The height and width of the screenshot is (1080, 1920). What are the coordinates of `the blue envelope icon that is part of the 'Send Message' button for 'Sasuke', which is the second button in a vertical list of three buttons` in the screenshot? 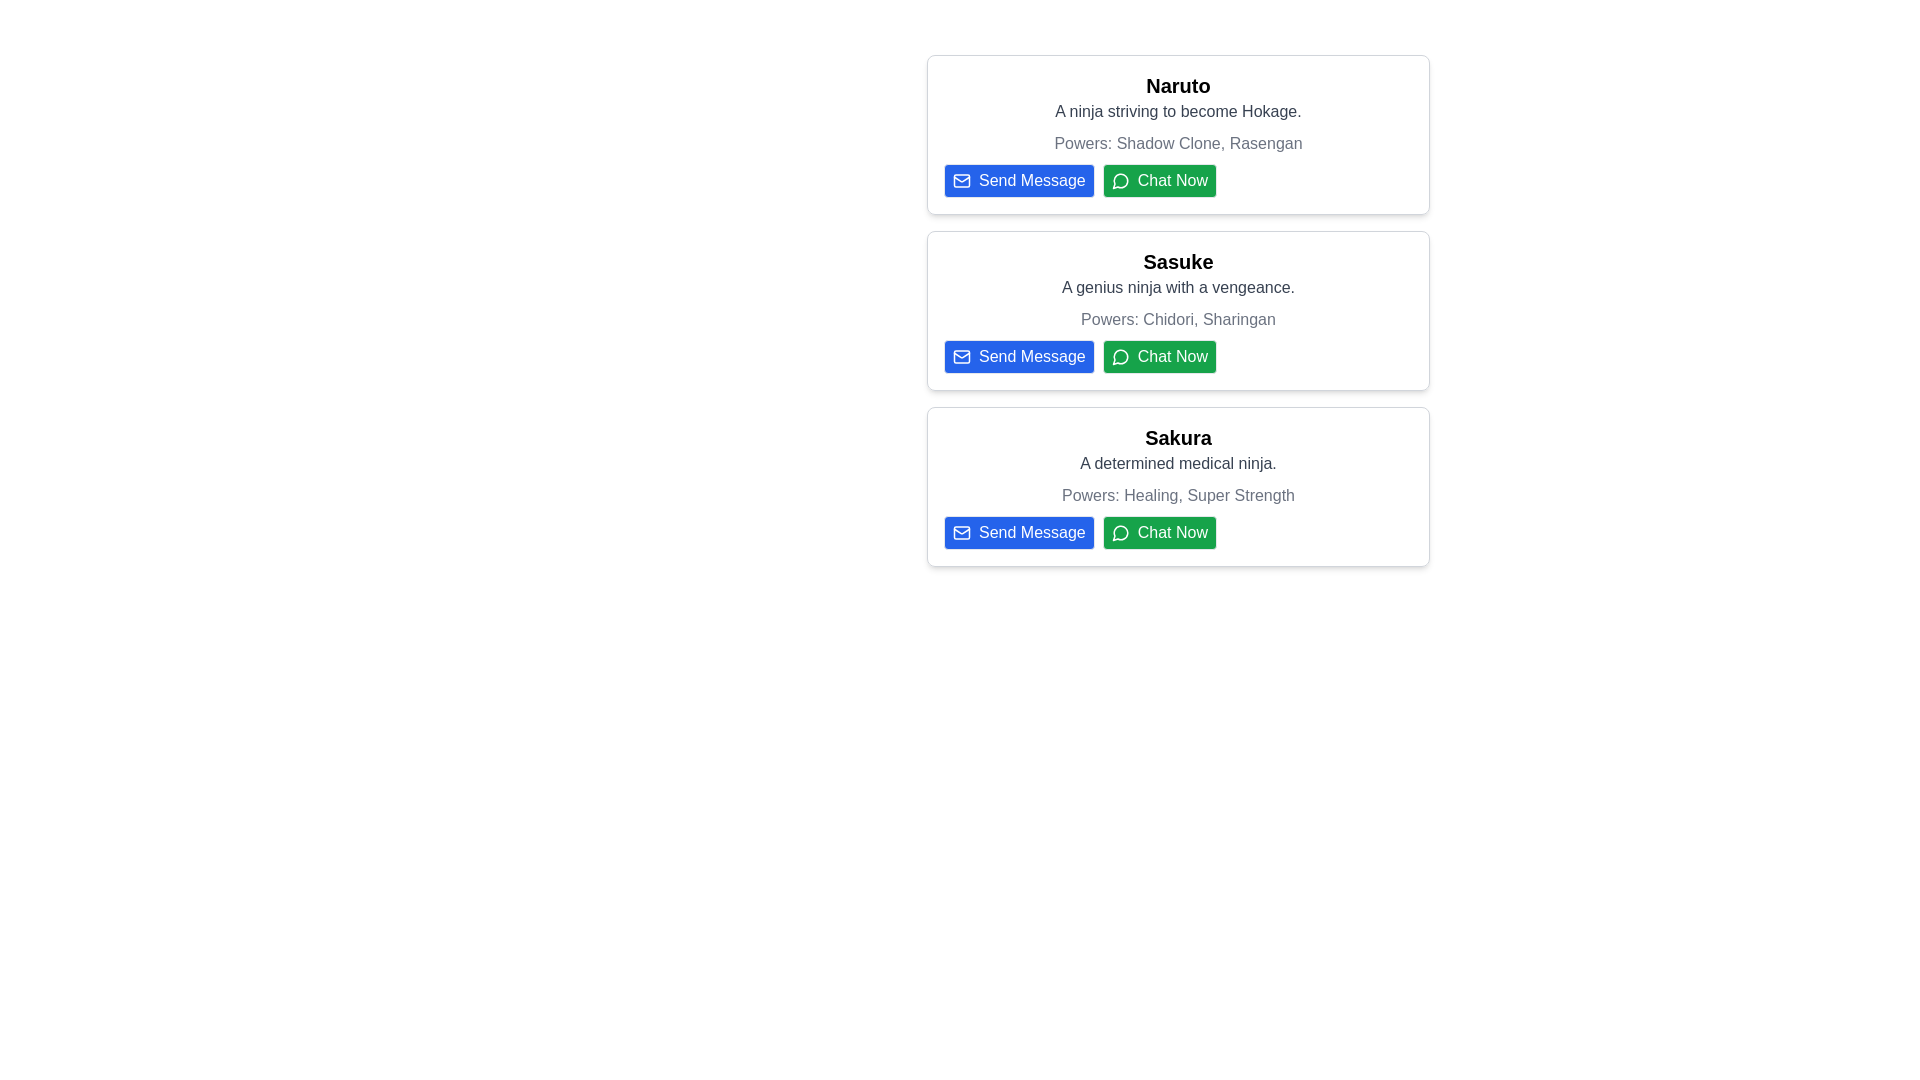 It's located at (961, 356).